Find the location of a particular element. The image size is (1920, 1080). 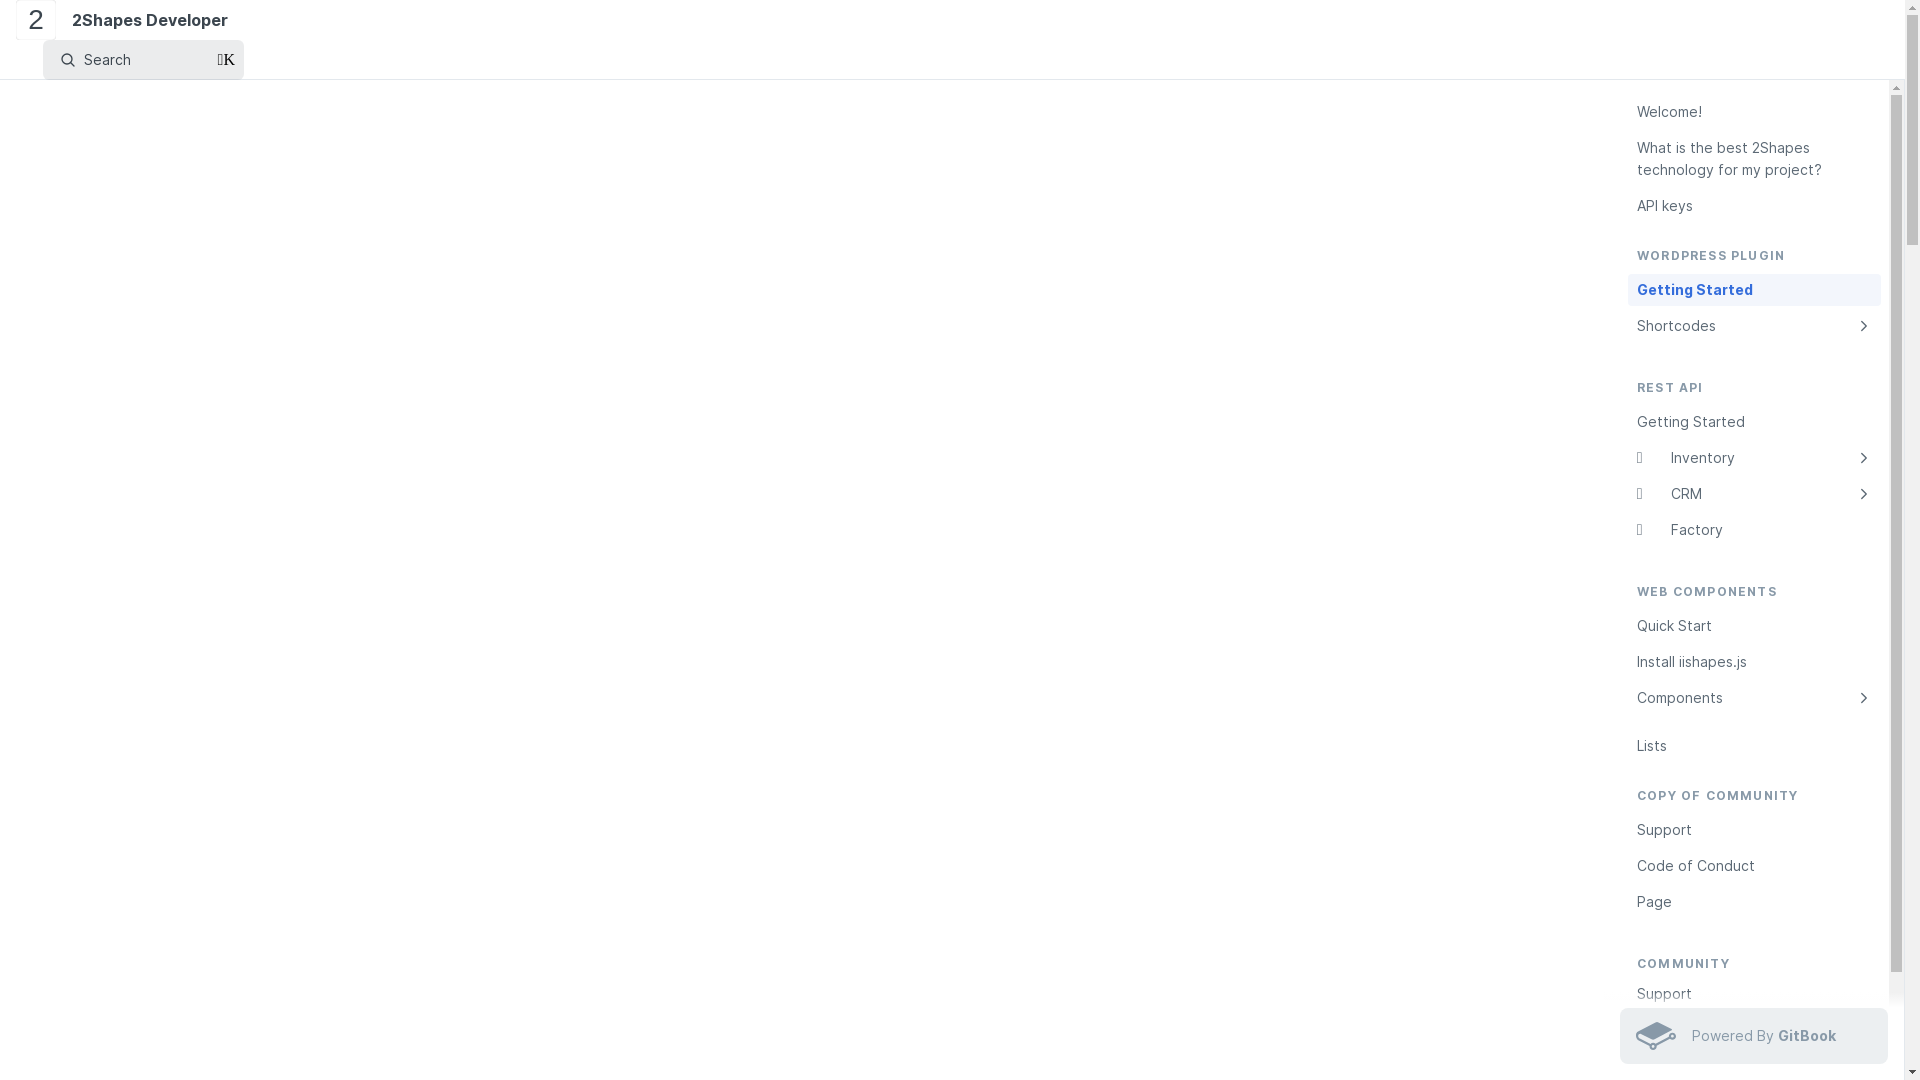

'2 is located at coordinates (124, 19).